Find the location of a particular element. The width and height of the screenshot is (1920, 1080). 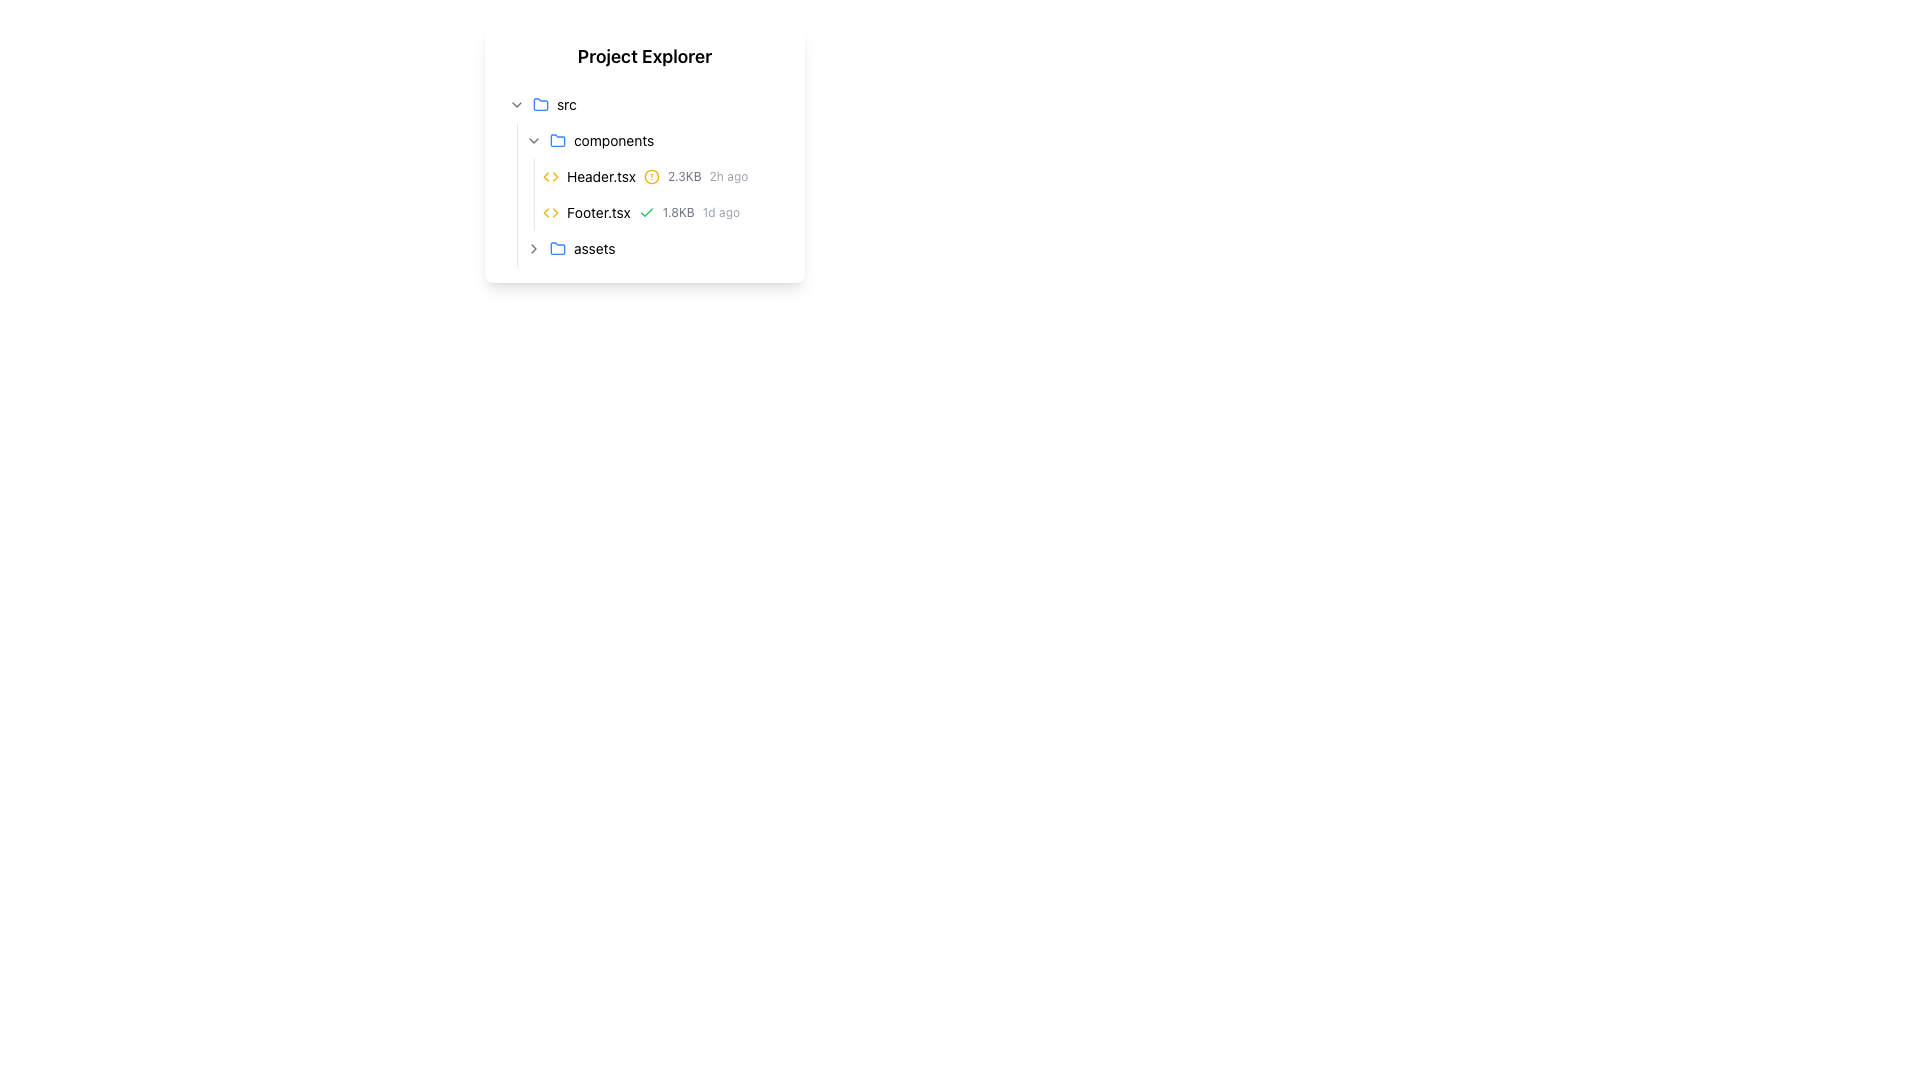

the Chevron icon next to the 'components' folder in the Project Explorer is located at coordinates (533, 140).